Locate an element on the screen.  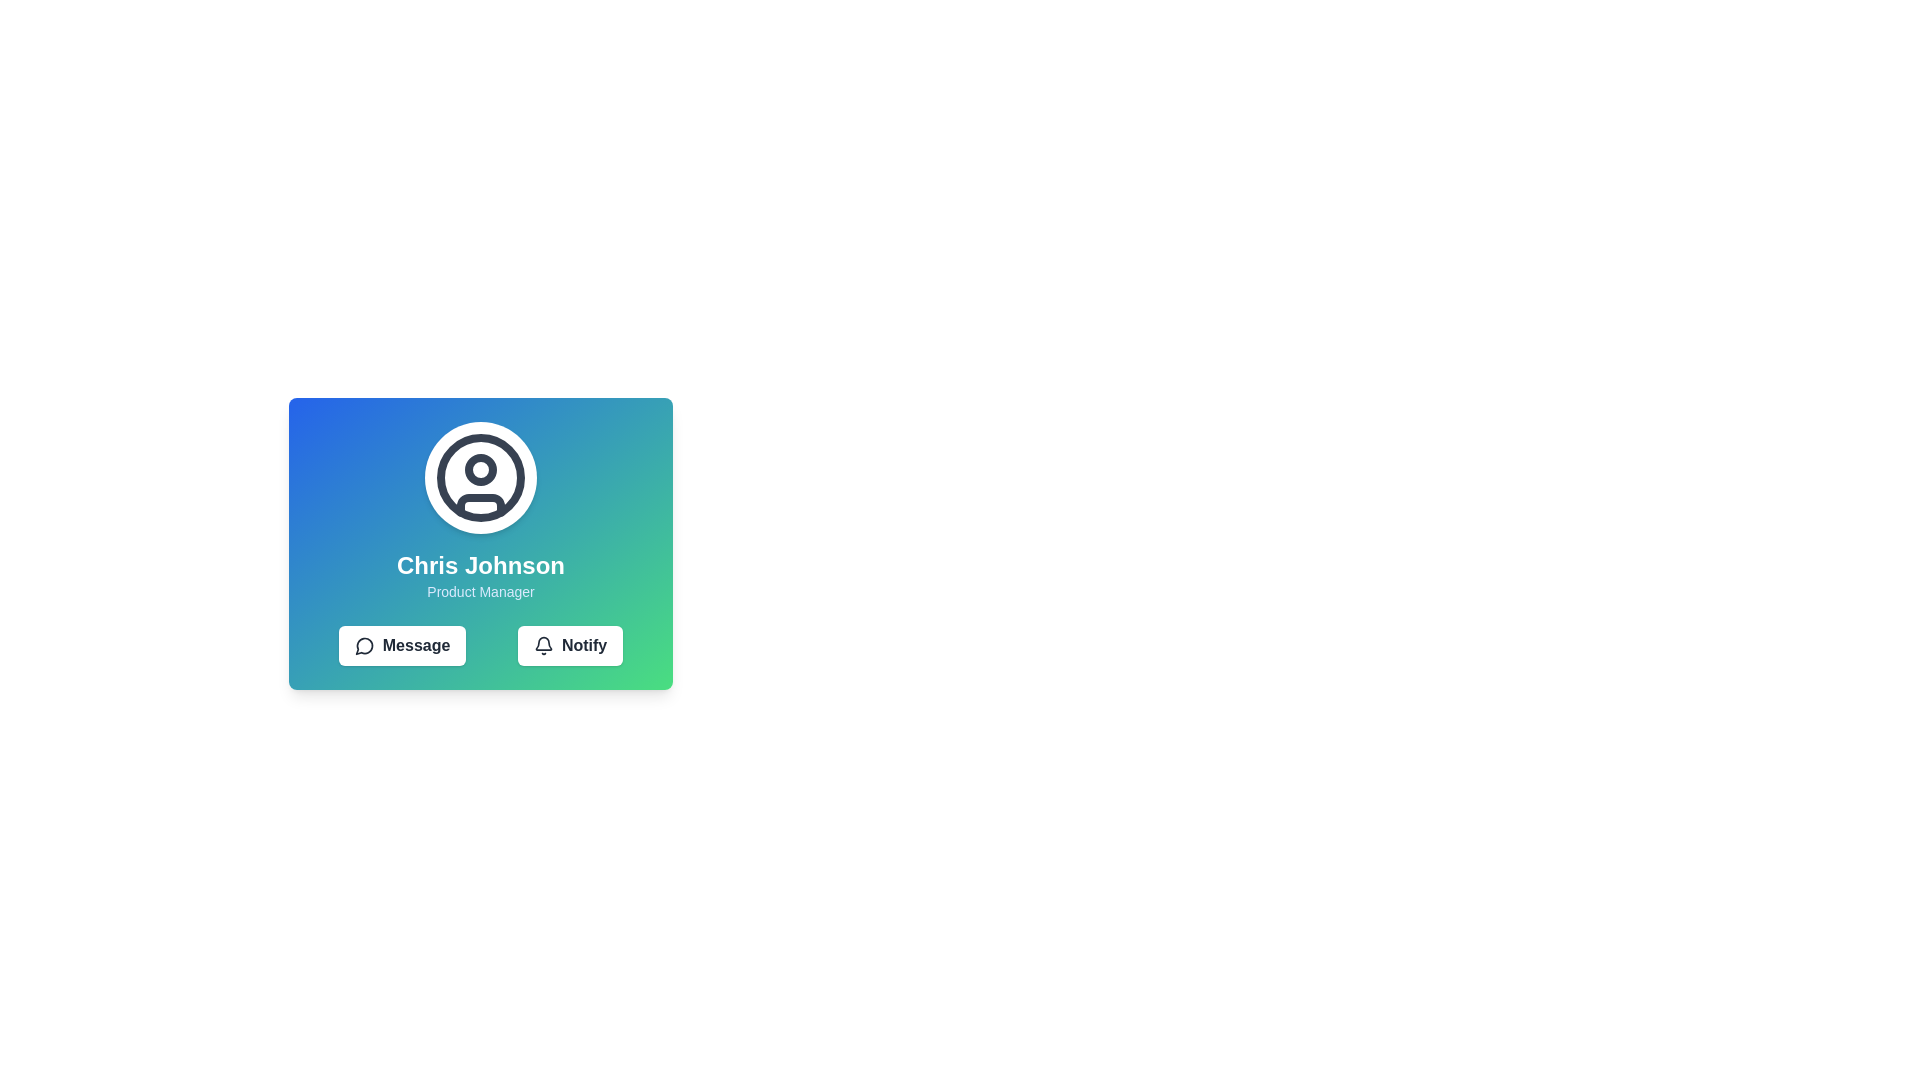
the small circular icon resembling a speech bubble with a tail, outlined in black, located to the left side inside the 'Message' button on the card titled 'Chris Johnson - Product Manager.' is located at coordinates (364, 645).